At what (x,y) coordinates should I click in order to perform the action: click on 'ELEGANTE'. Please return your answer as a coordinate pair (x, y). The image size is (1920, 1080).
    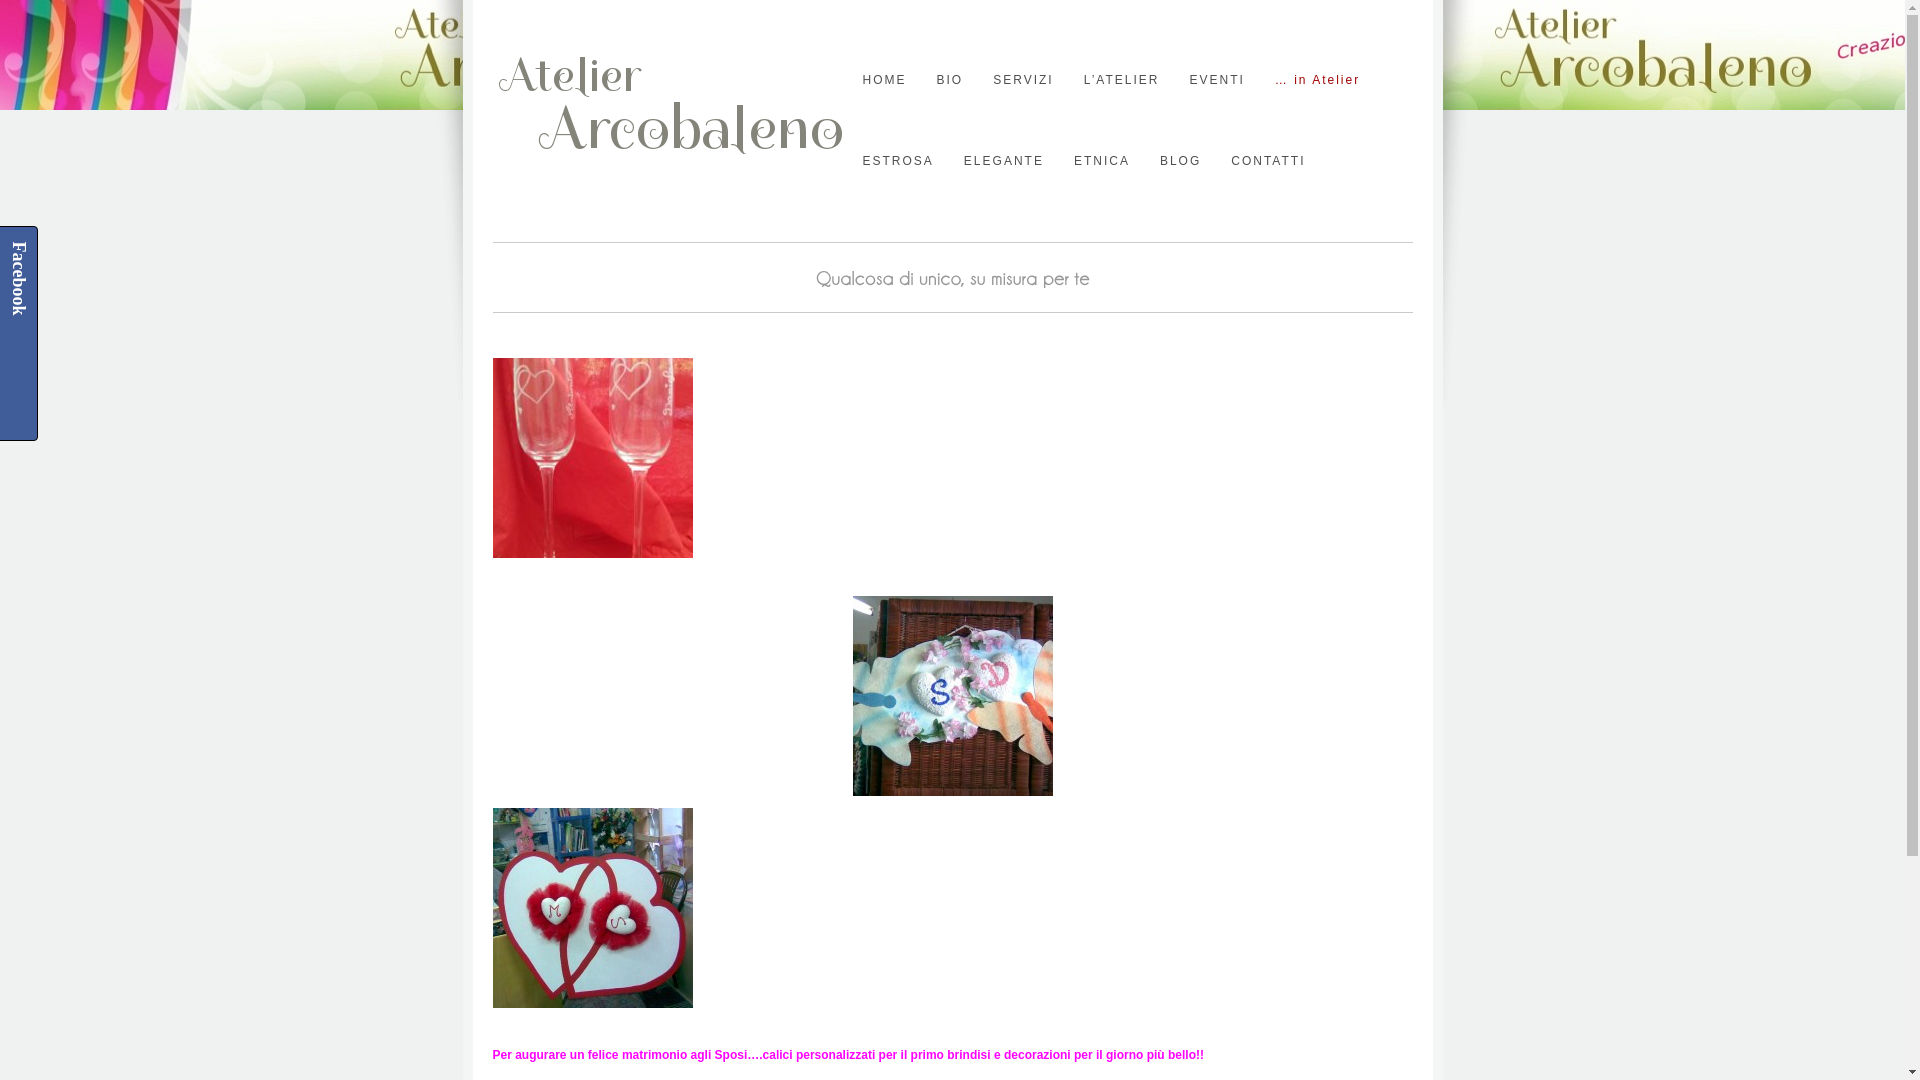
    Looking at the image, I should click on (1003, 160).